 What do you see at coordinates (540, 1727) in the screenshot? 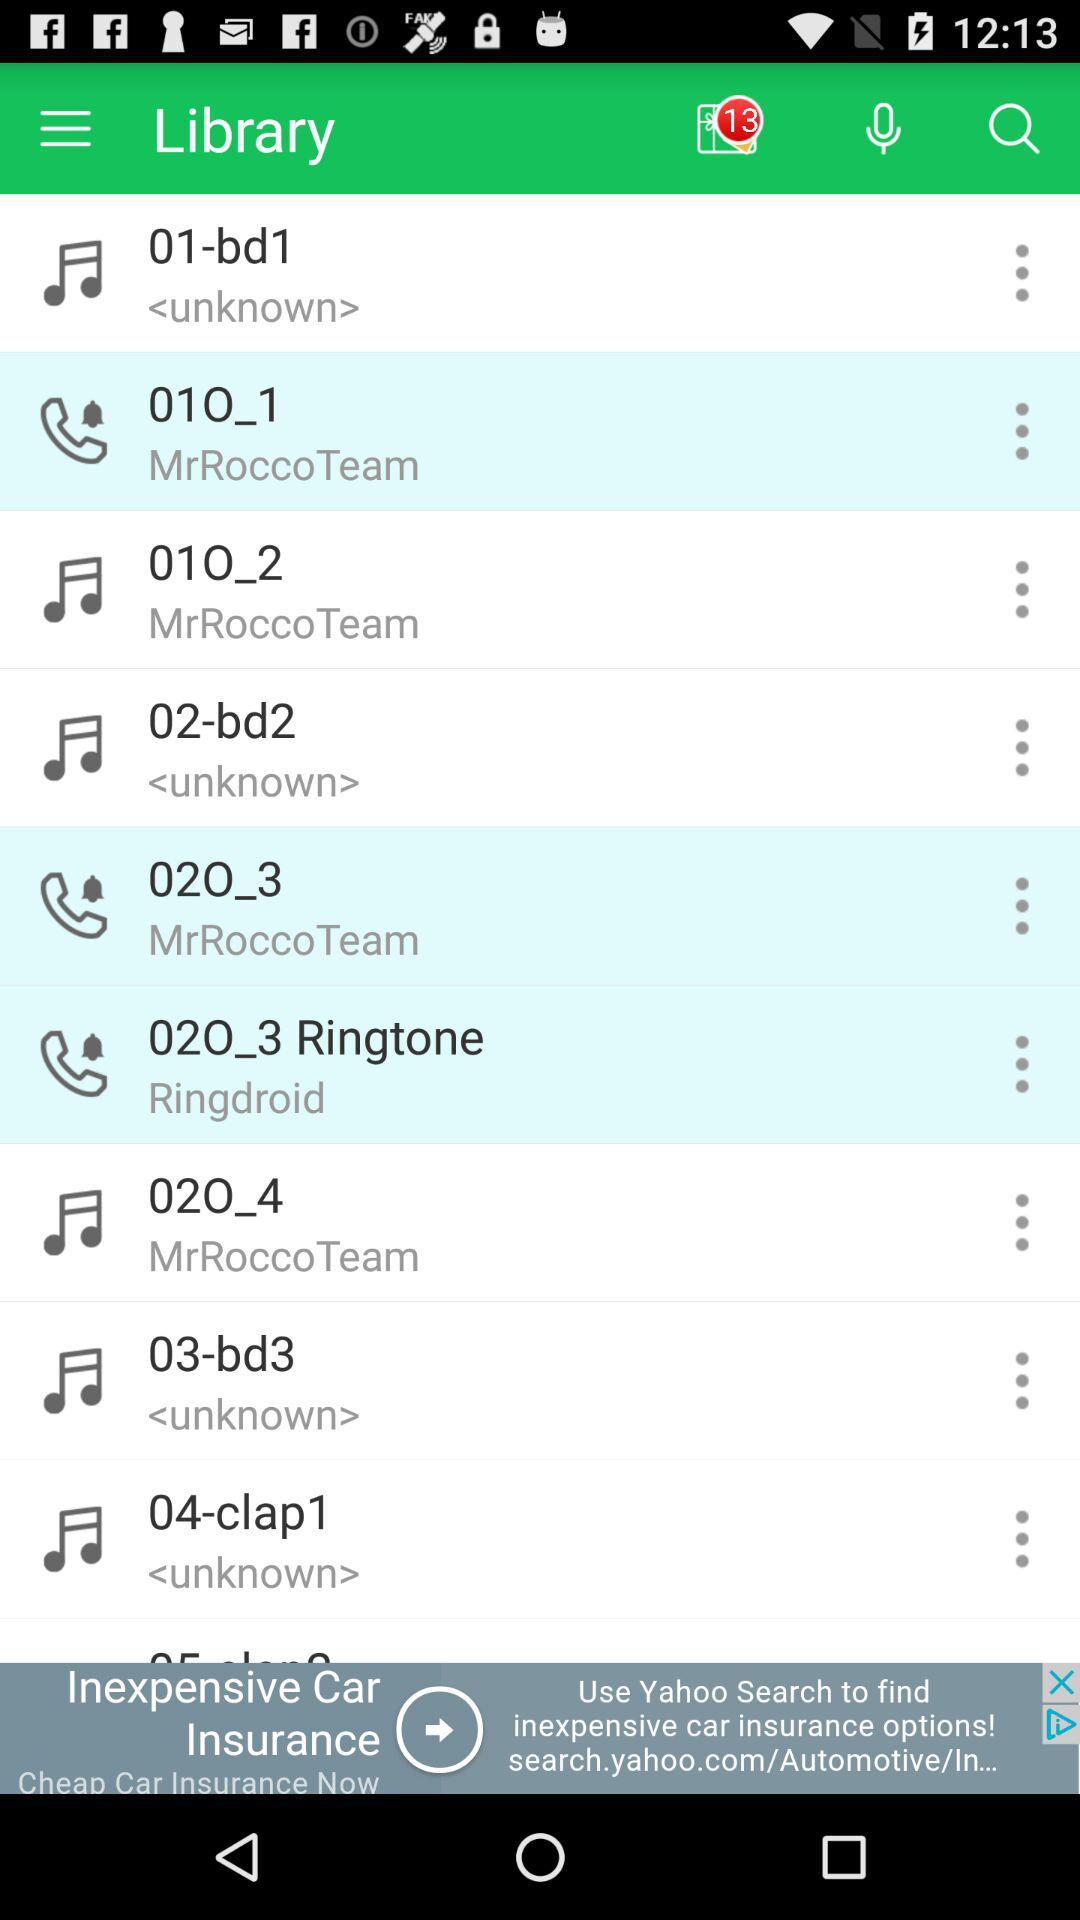
I see `advertisement in the bottom` at bounding box center [540, 1727].